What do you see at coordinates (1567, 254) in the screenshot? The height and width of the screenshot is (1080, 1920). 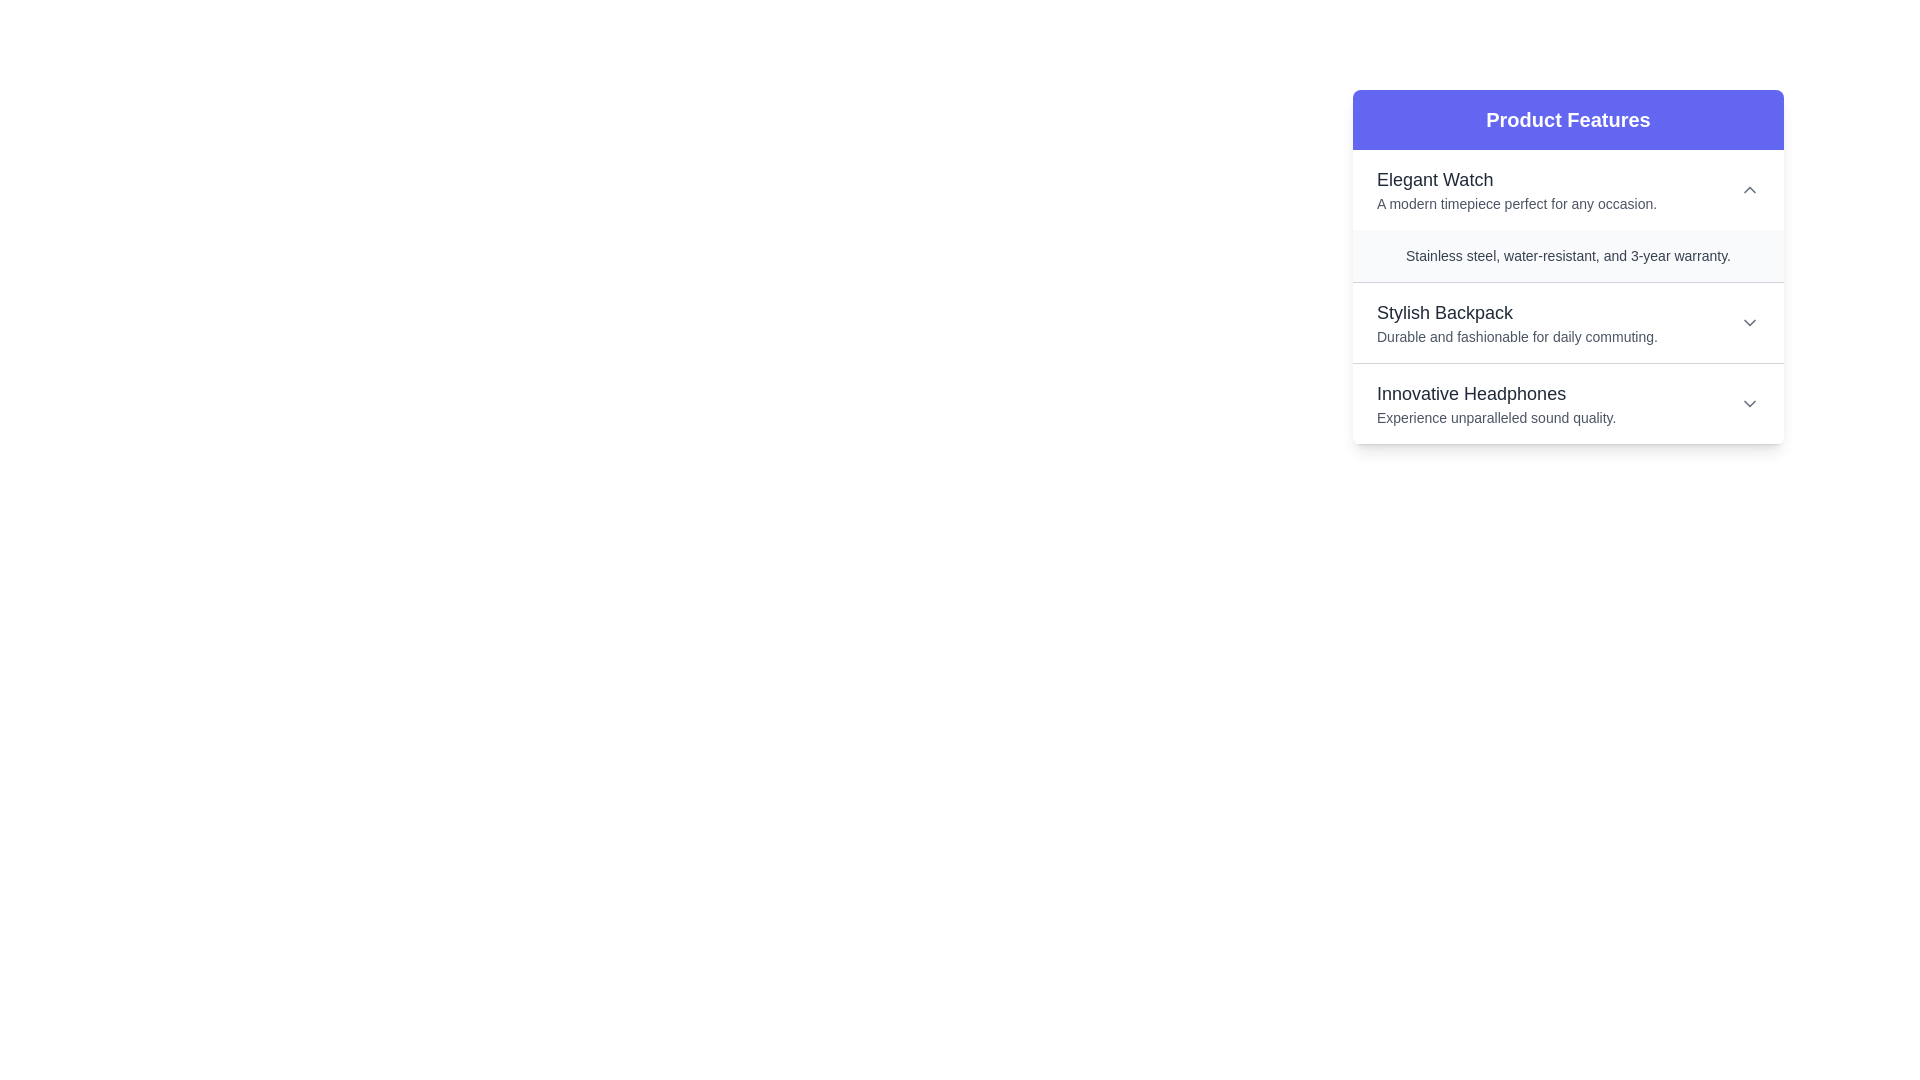 I see `the Text element that provides additional information about the 'Elegant Watch' product, located in the 'Product Features' section, below the title 'Elegant Watch'` at bounding box center [1567, 254].